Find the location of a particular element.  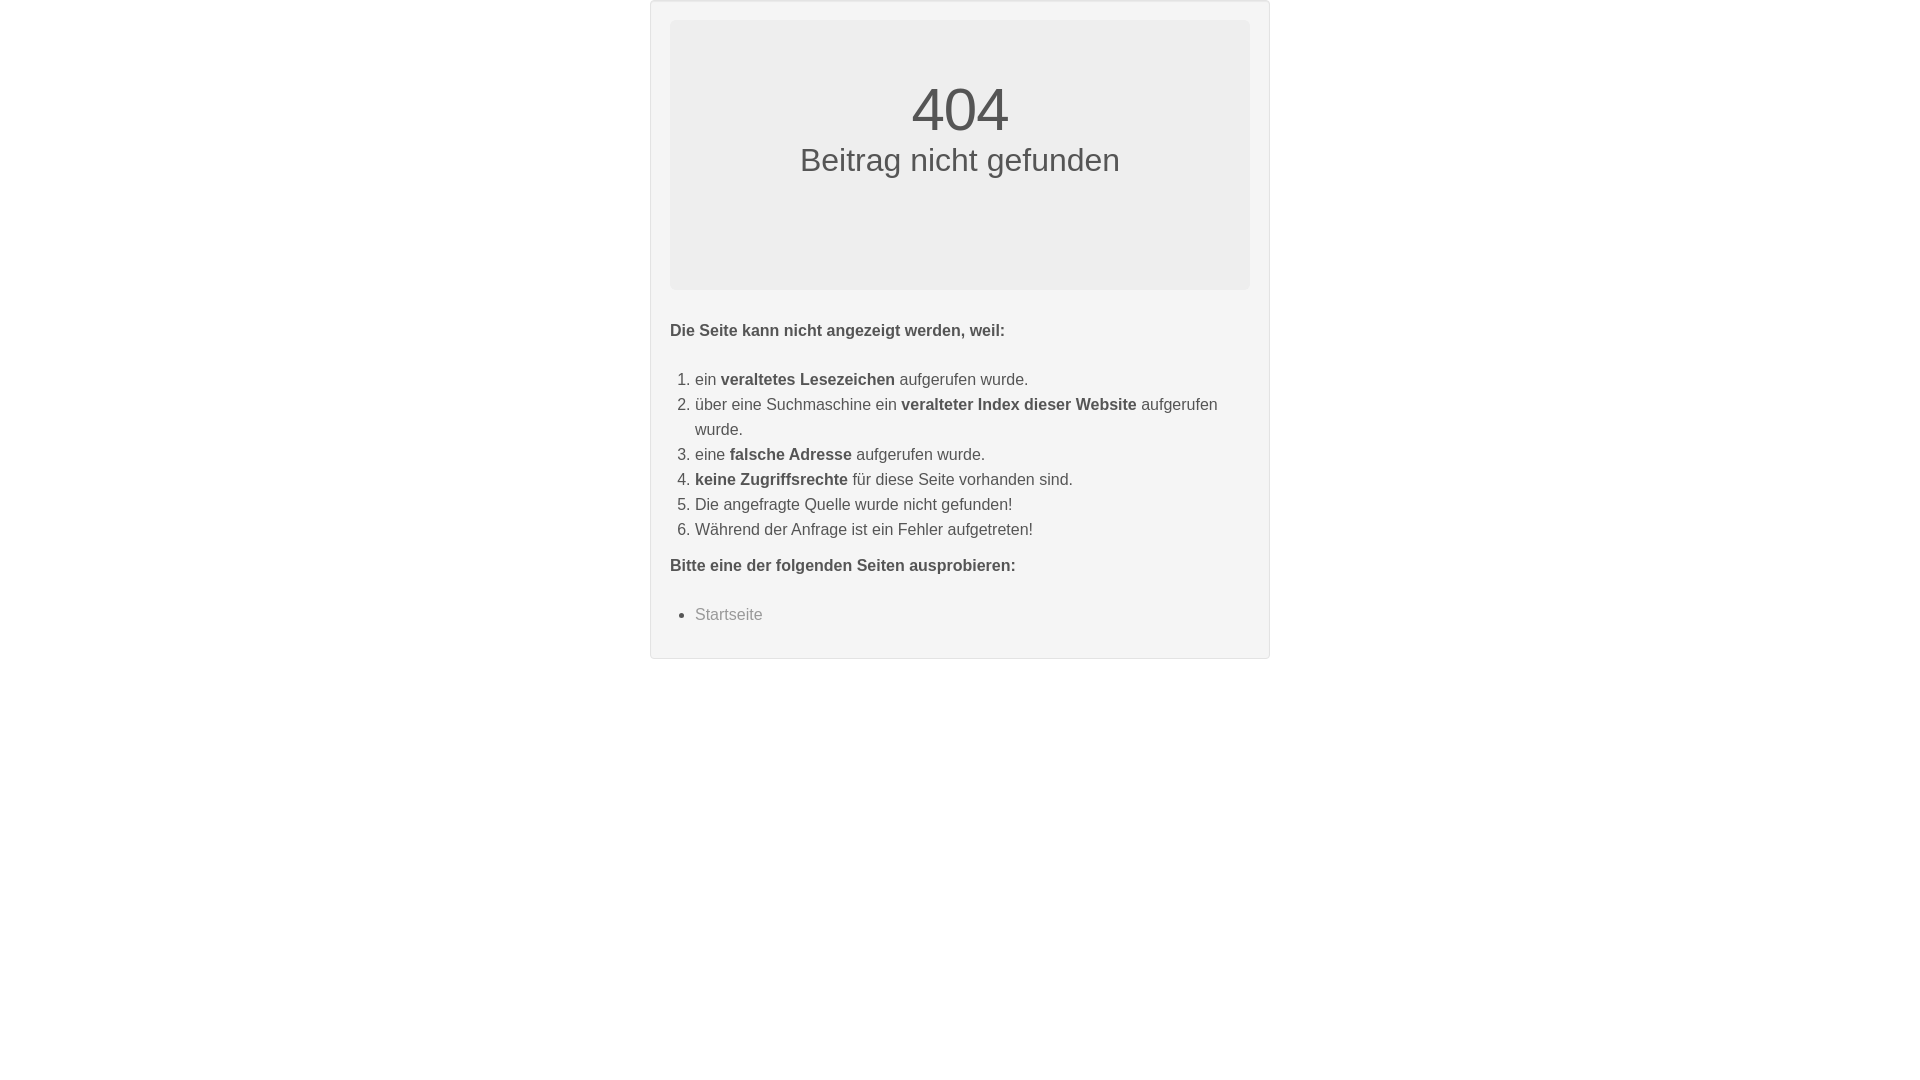

'Startseite' is located at coordinates (728, 613).